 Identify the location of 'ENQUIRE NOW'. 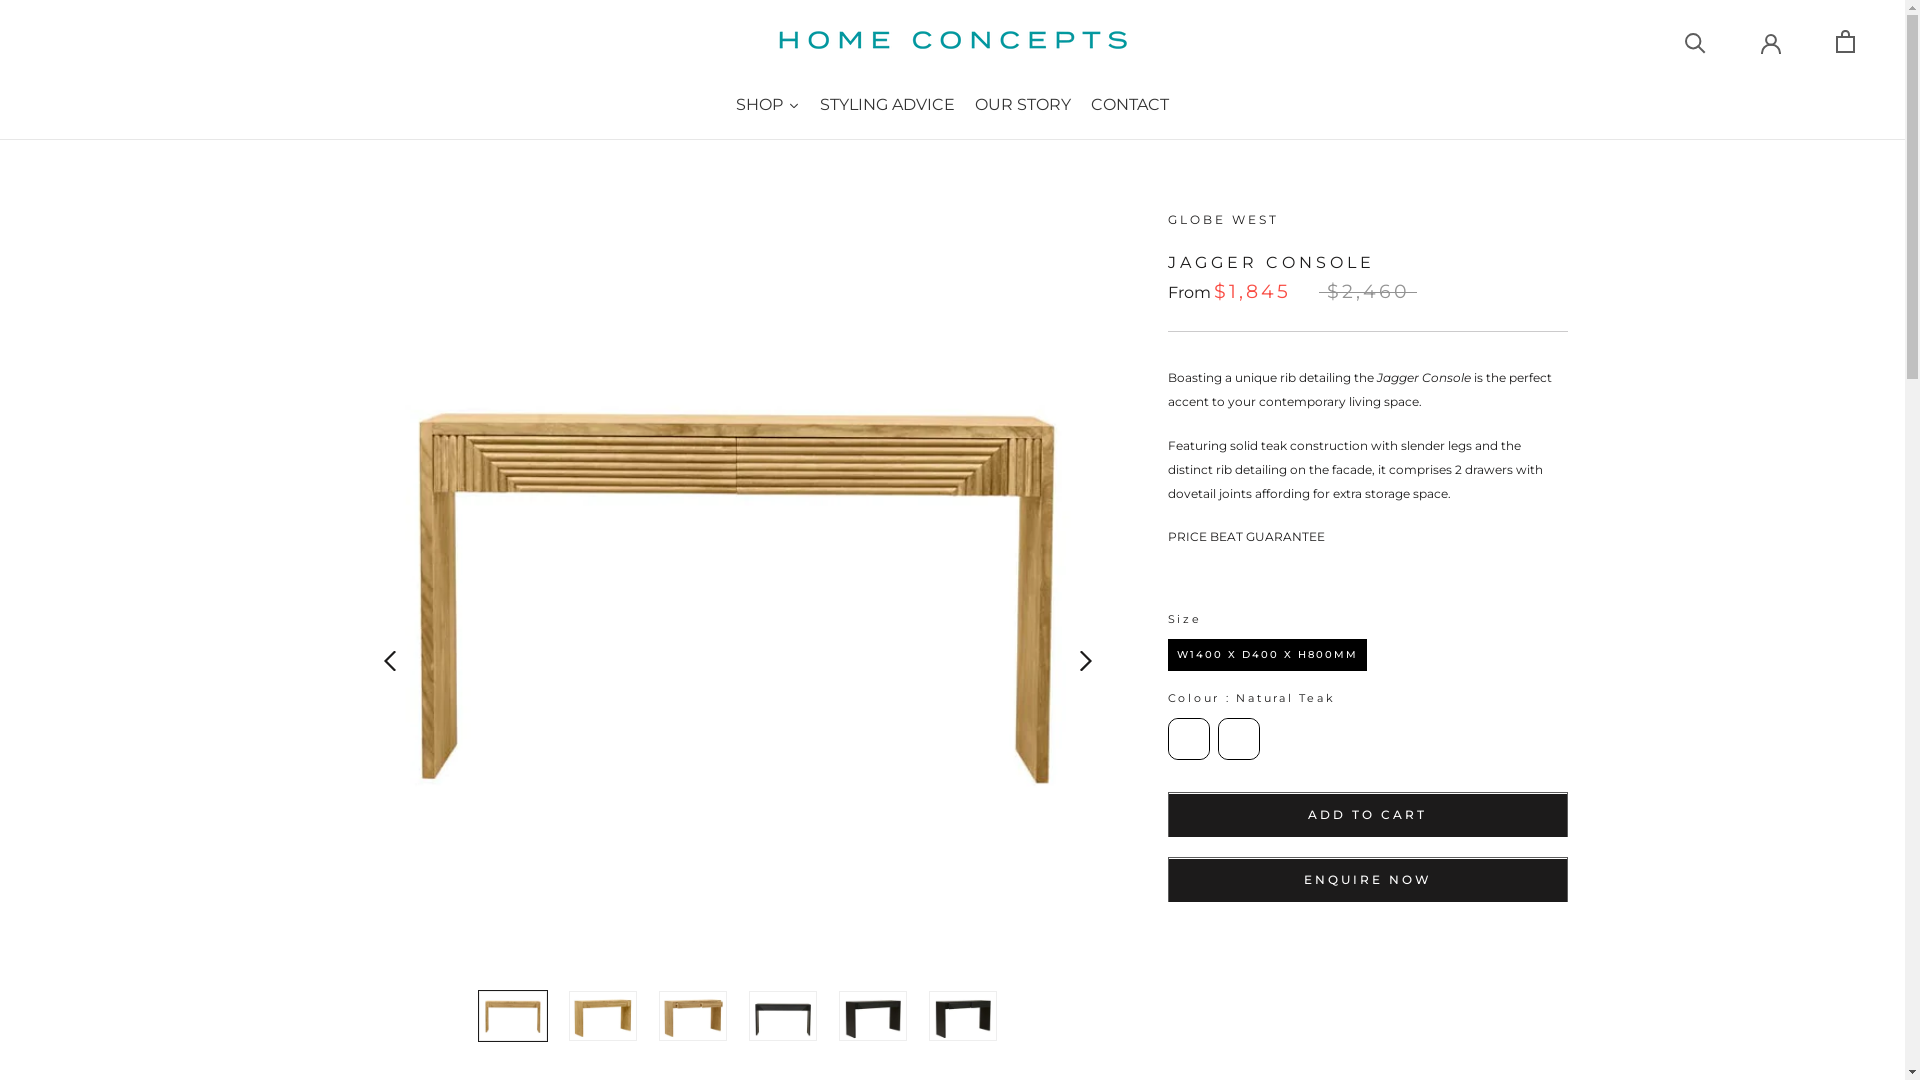
(1367, 879).